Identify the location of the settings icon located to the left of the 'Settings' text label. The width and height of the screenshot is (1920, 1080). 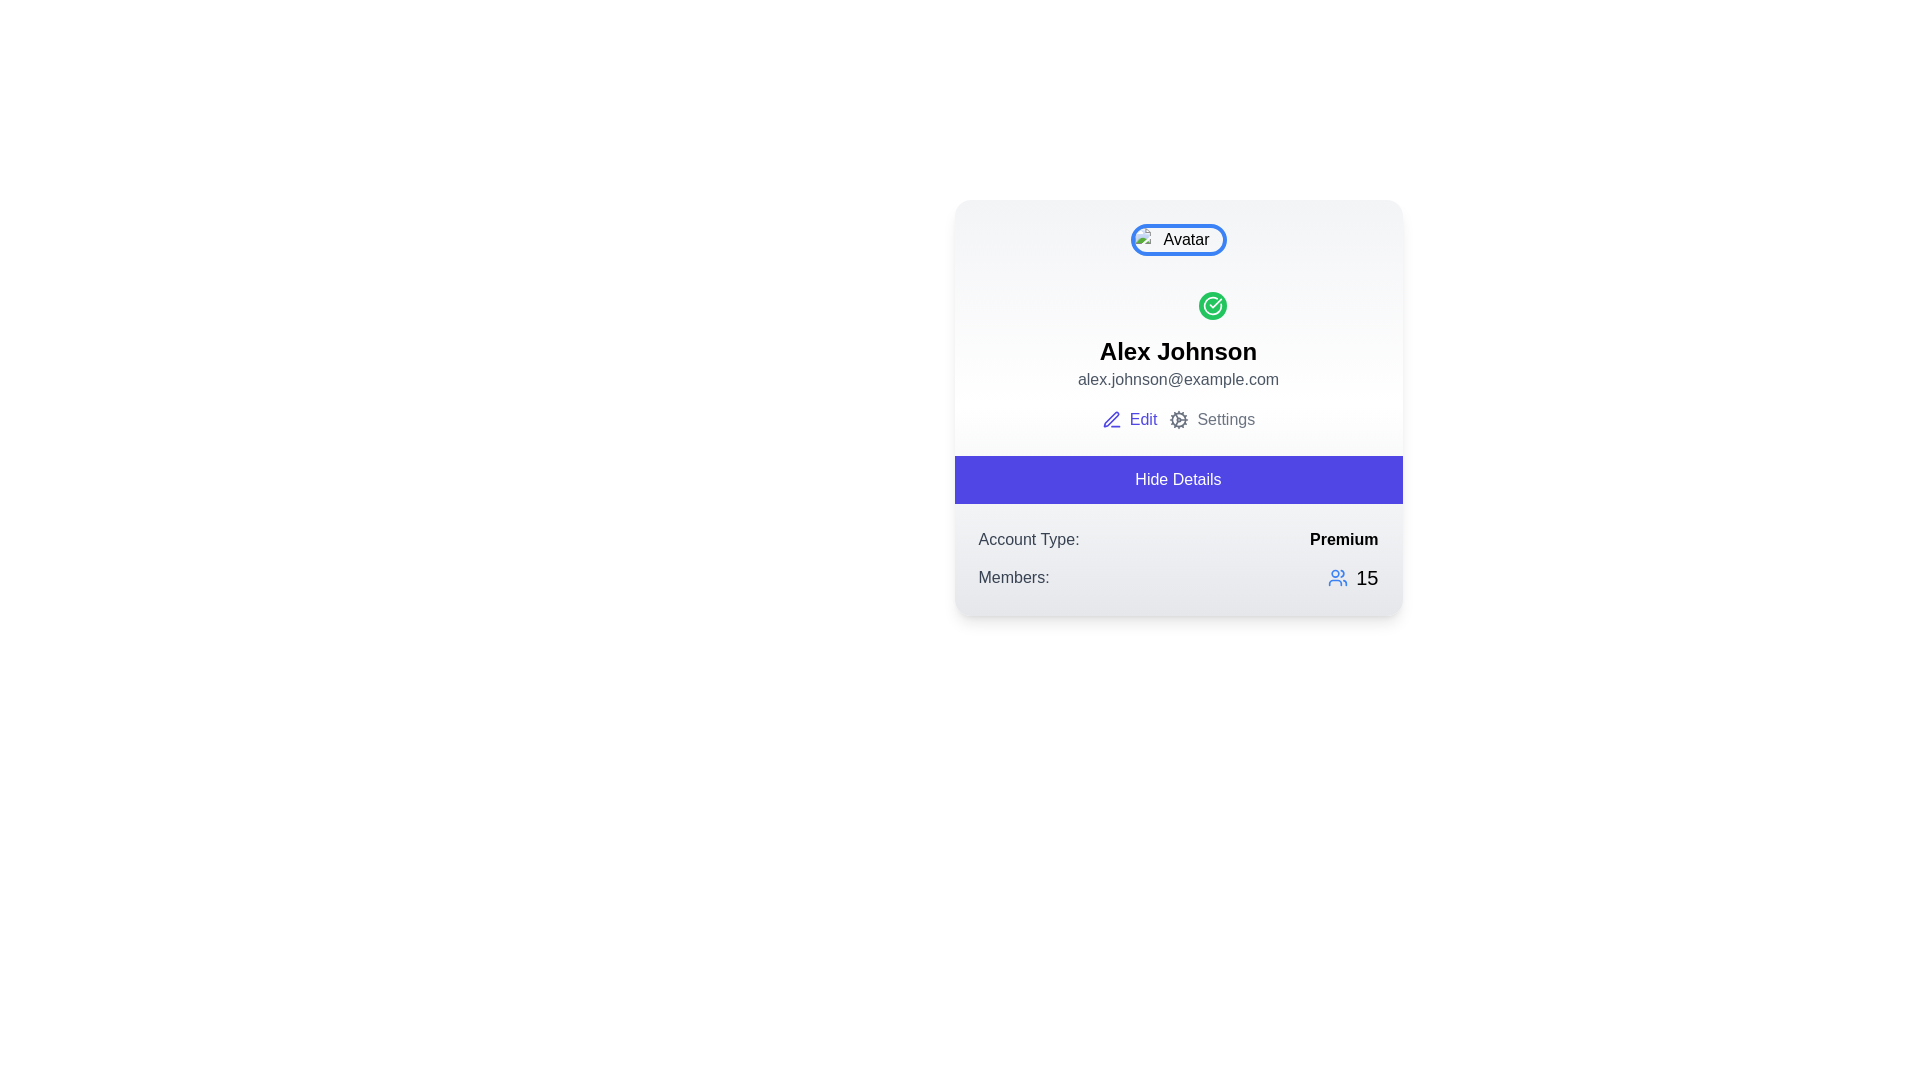
(1179, 419).